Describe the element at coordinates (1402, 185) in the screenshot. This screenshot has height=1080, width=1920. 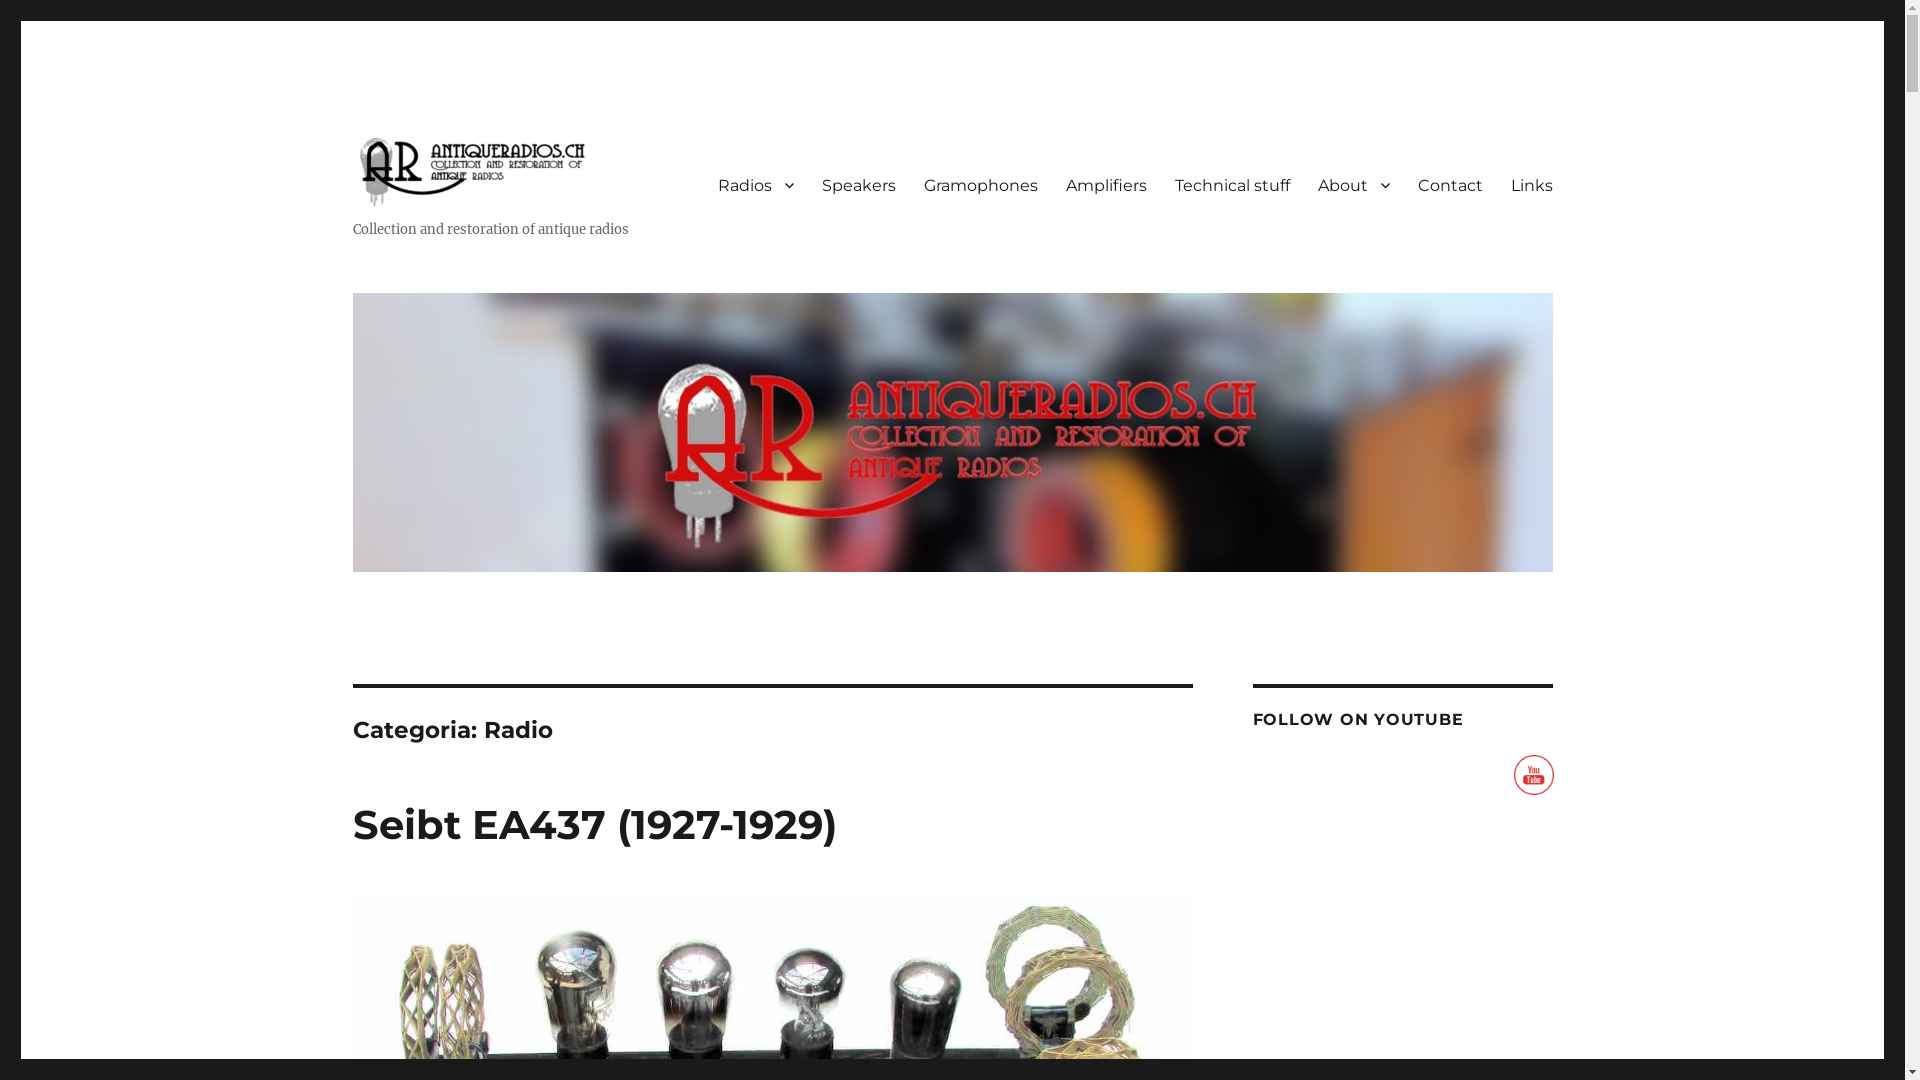
I see `'Contact'` at that location.